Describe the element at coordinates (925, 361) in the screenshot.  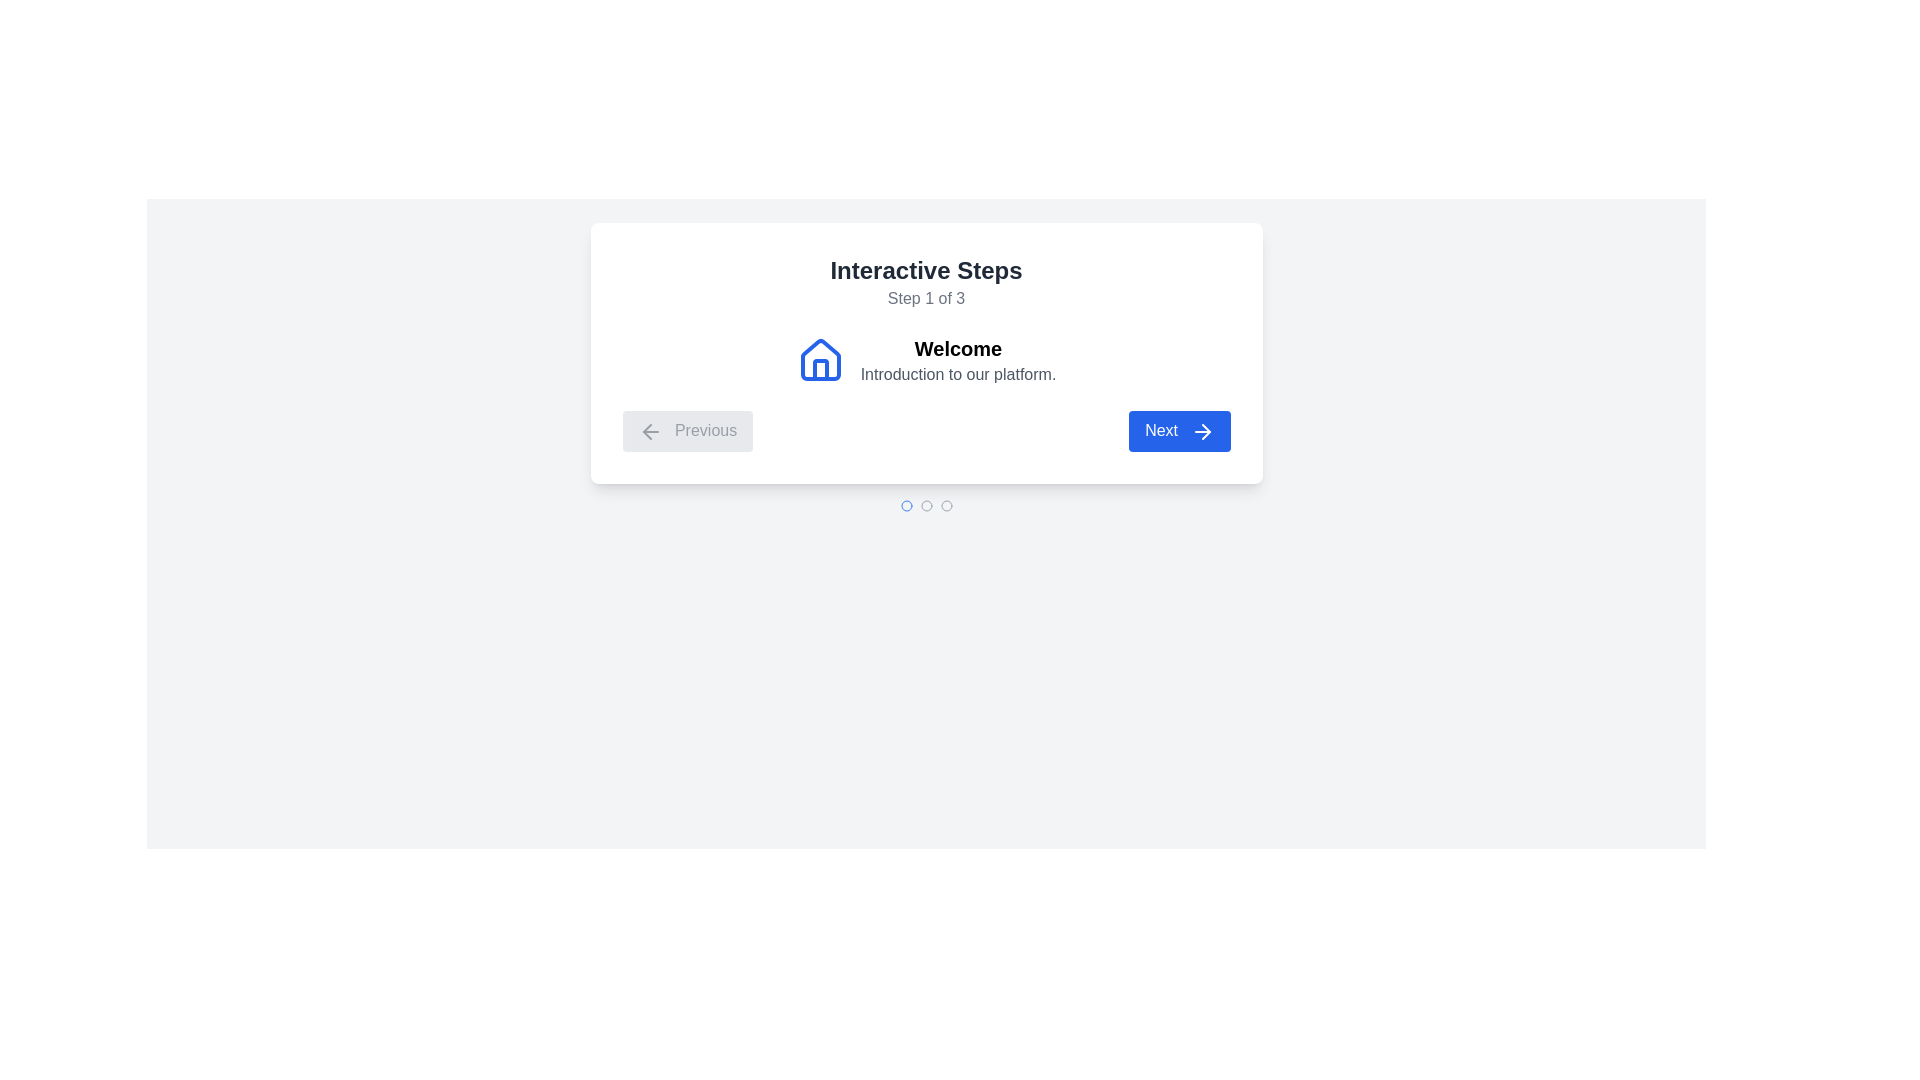
I see `the informational component that combines an icon and text, located centrally below 'Interactive Steps' and above the navigation buttons 'Previous' and 'Next'` at that location.